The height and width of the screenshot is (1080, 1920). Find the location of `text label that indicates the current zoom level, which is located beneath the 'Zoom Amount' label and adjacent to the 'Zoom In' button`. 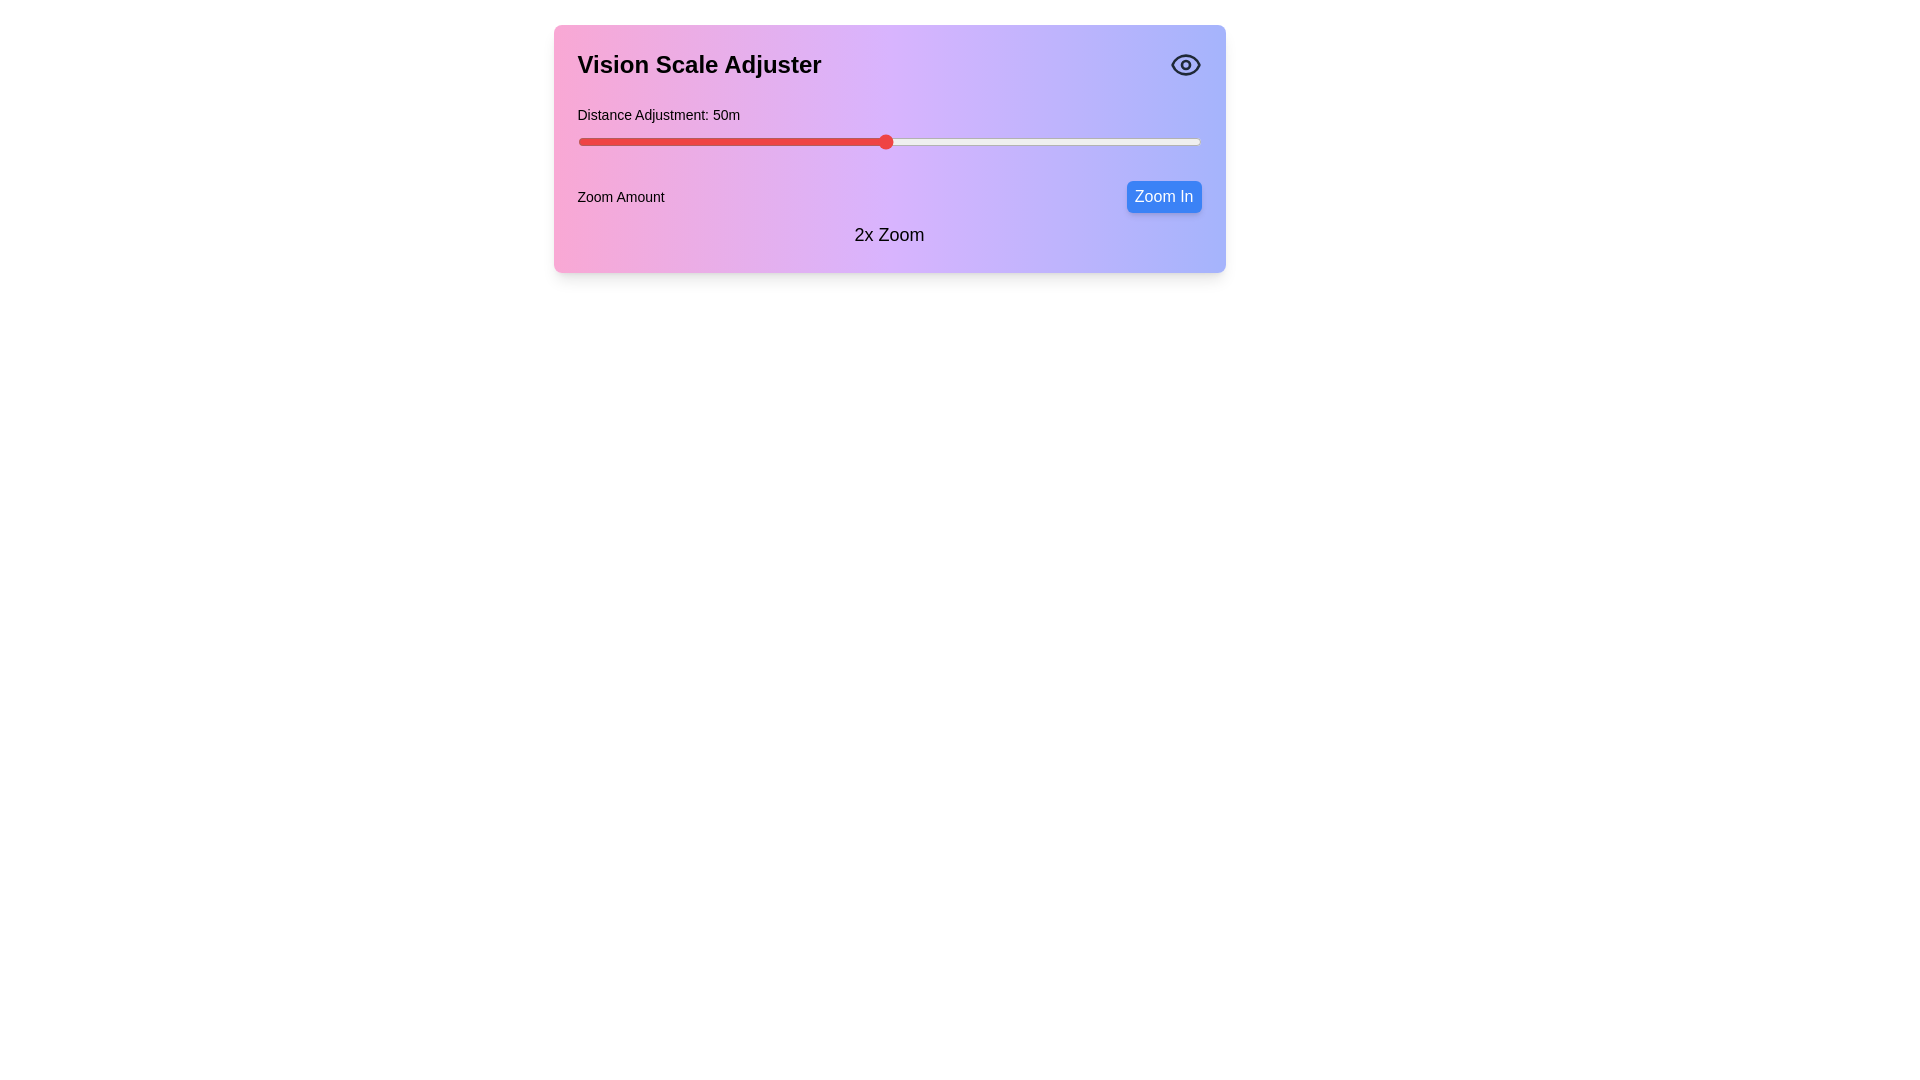

text label that indicates the current zoom level, which is located beneath the 'Zoom Amount' label and adjacent to the 'Zoom In' button is located at coordinates (888, 234).